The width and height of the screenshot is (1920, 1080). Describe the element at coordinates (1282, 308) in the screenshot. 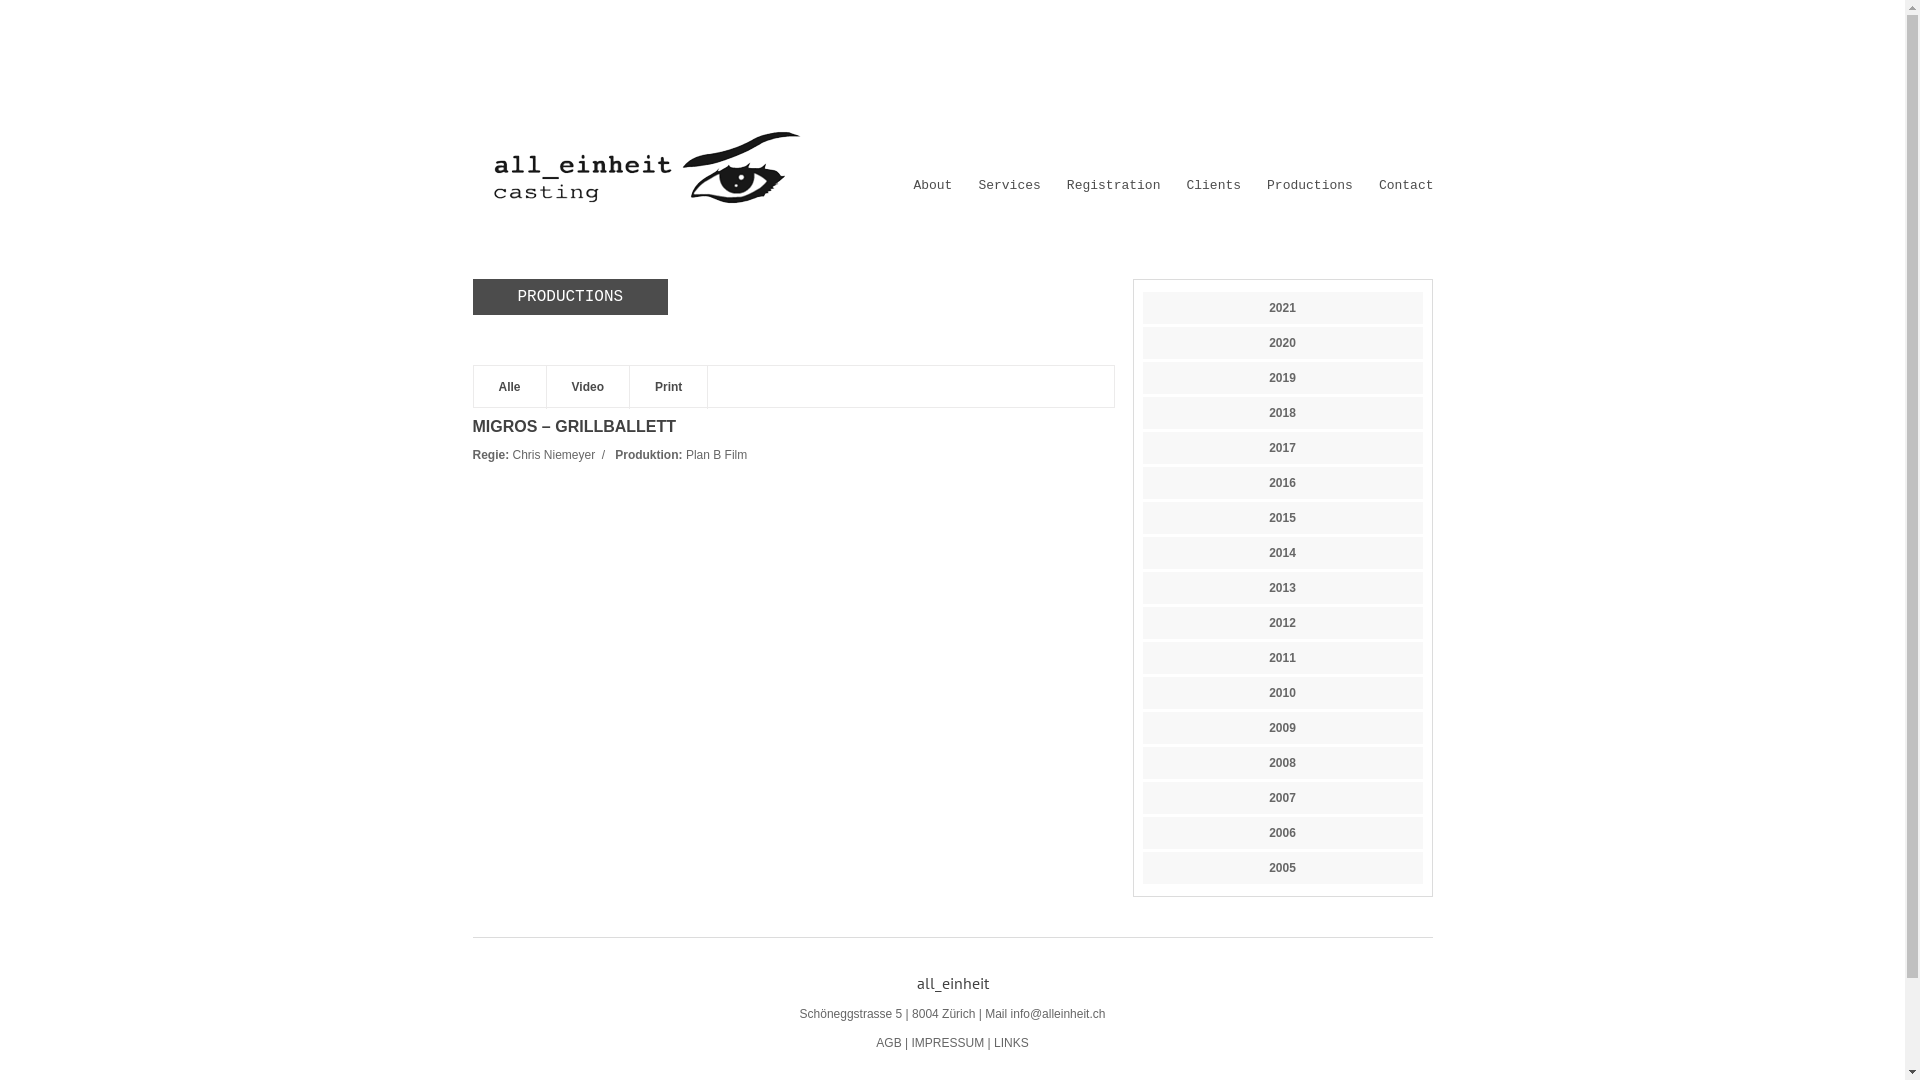

I see `'2021'` at that location.